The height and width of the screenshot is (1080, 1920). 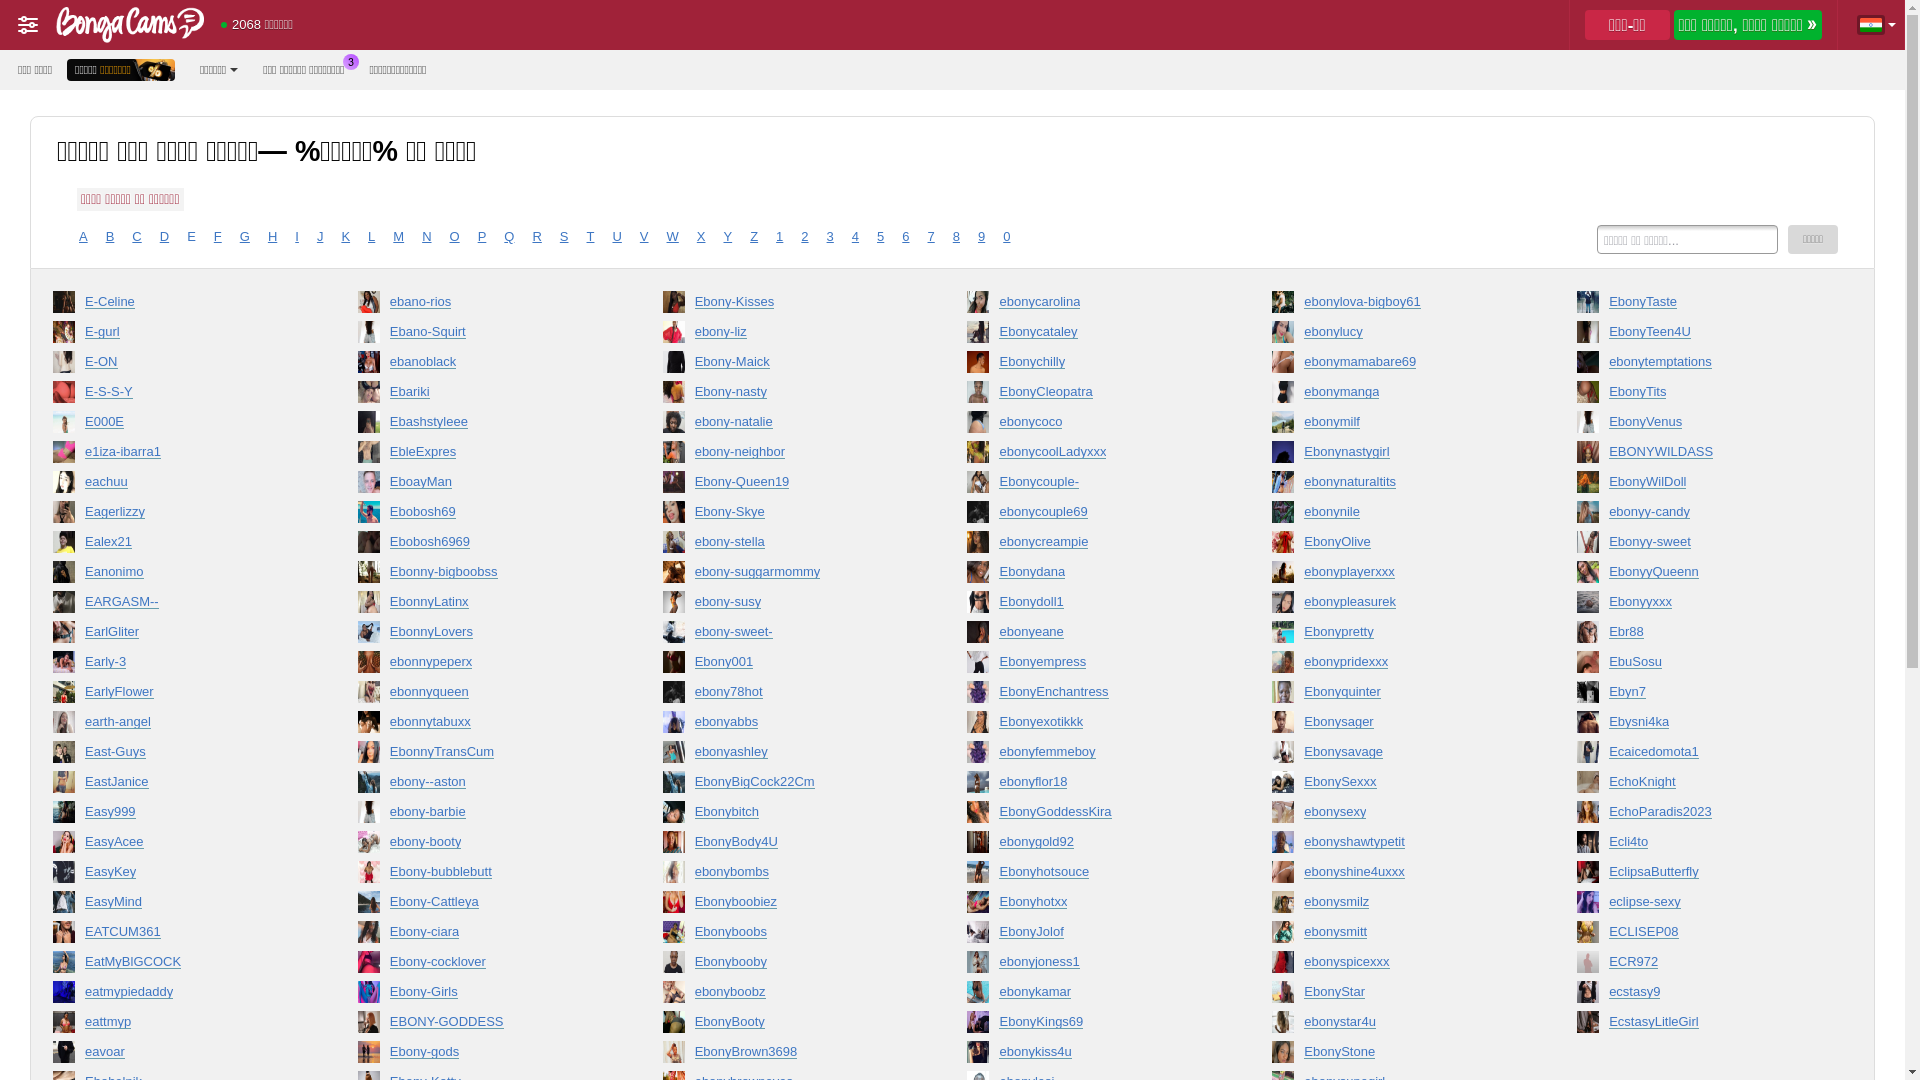 I want to click on 'earth-angel', so click(x=177, y=725).